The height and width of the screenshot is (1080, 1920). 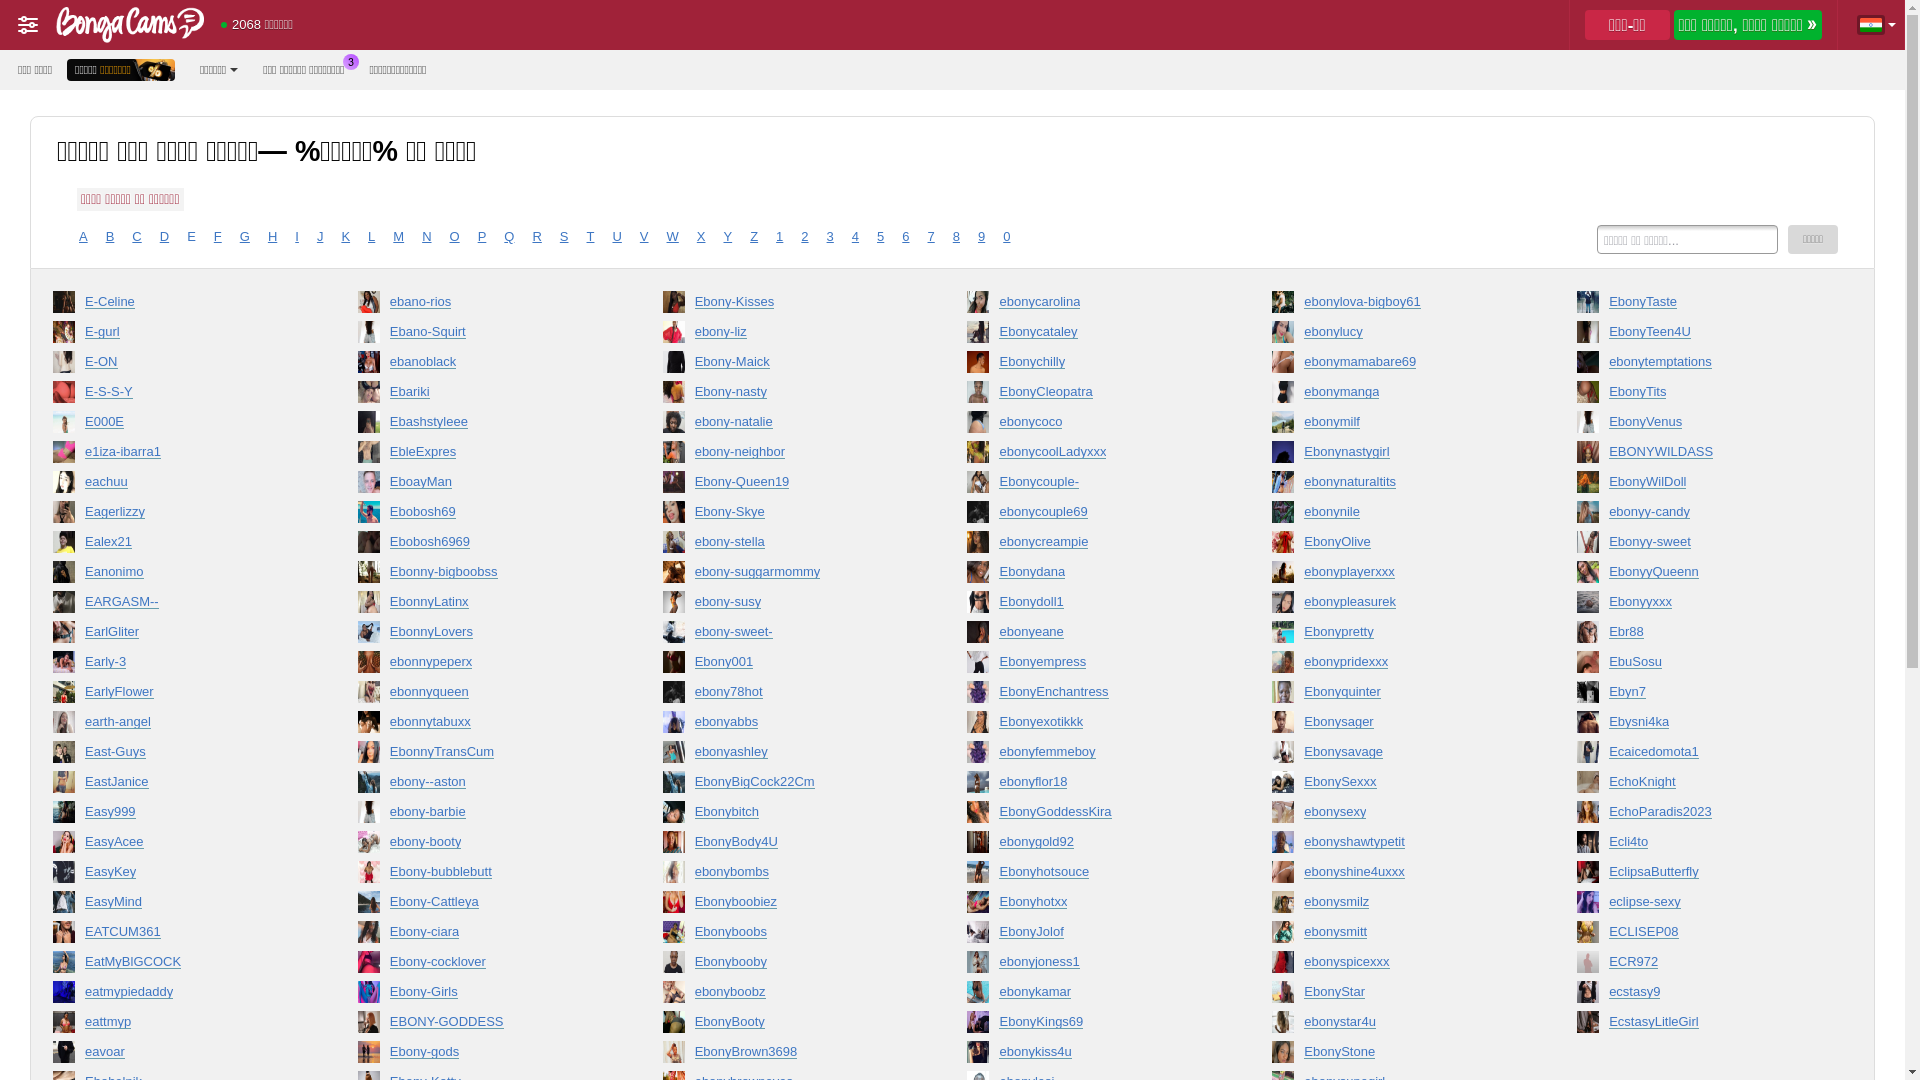 I want to click on 'earth-angel', so click(x=177, y=725).